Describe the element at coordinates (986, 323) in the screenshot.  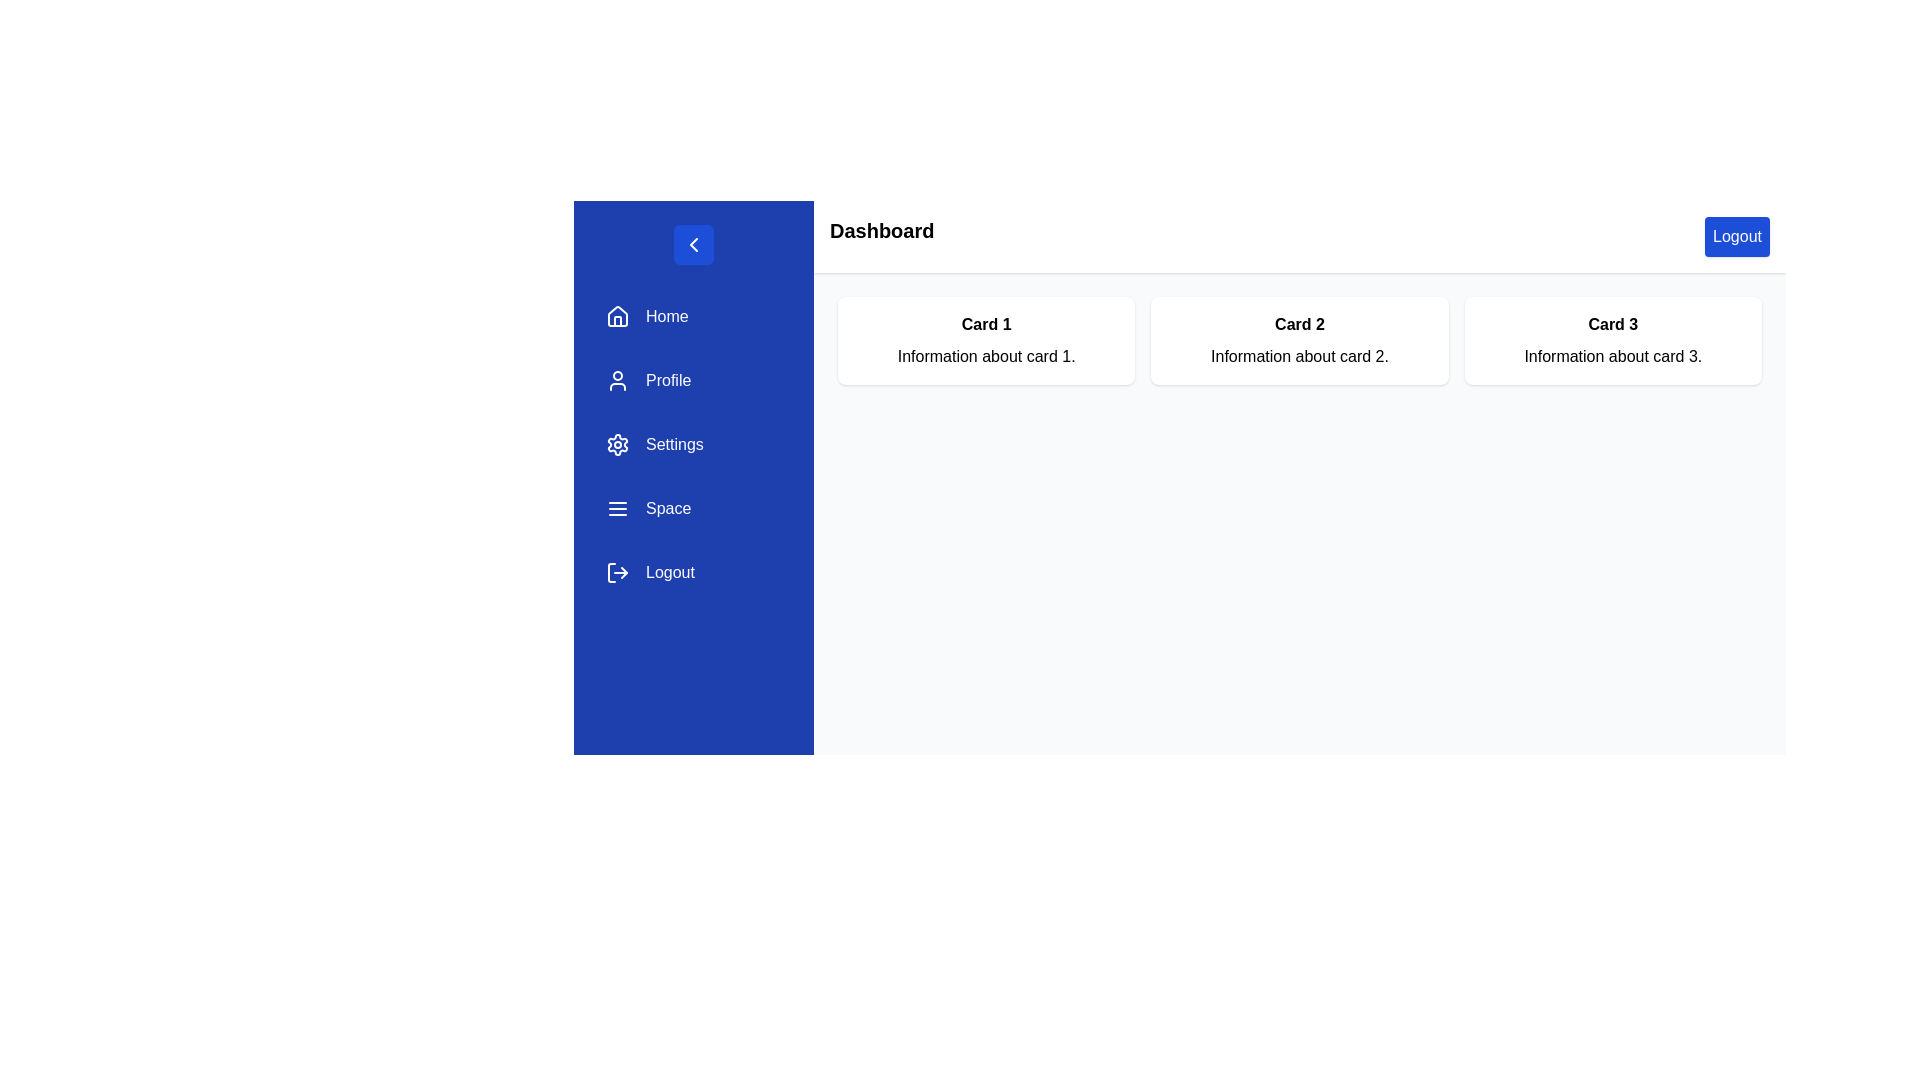
I see `the text label positioned at the top-center of the first card` at that location.